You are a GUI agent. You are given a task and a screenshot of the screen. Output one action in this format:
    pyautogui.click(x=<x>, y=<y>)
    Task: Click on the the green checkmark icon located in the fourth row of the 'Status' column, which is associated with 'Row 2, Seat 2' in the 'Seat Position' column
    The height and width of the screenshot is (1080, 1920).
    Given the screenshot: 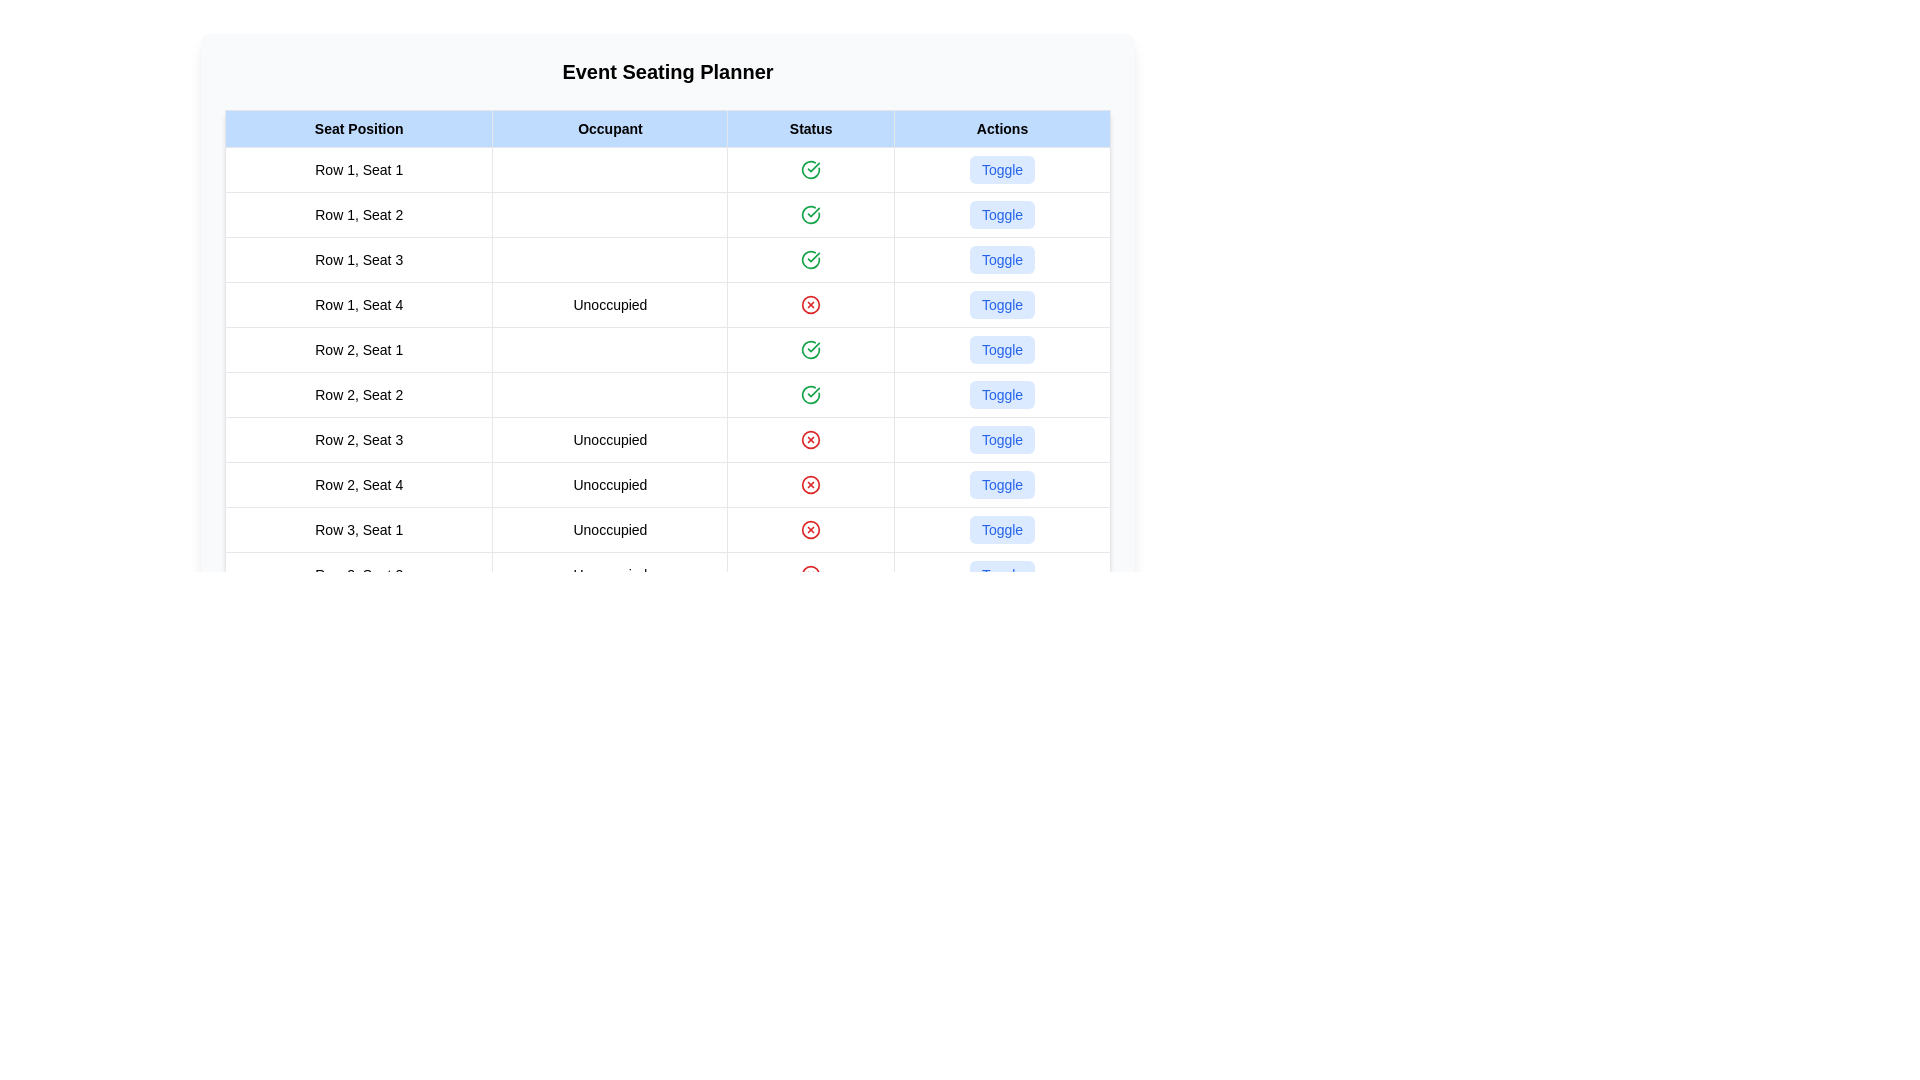 What is the action you would take?
    pyautogui.click(x=811, y=394)
    